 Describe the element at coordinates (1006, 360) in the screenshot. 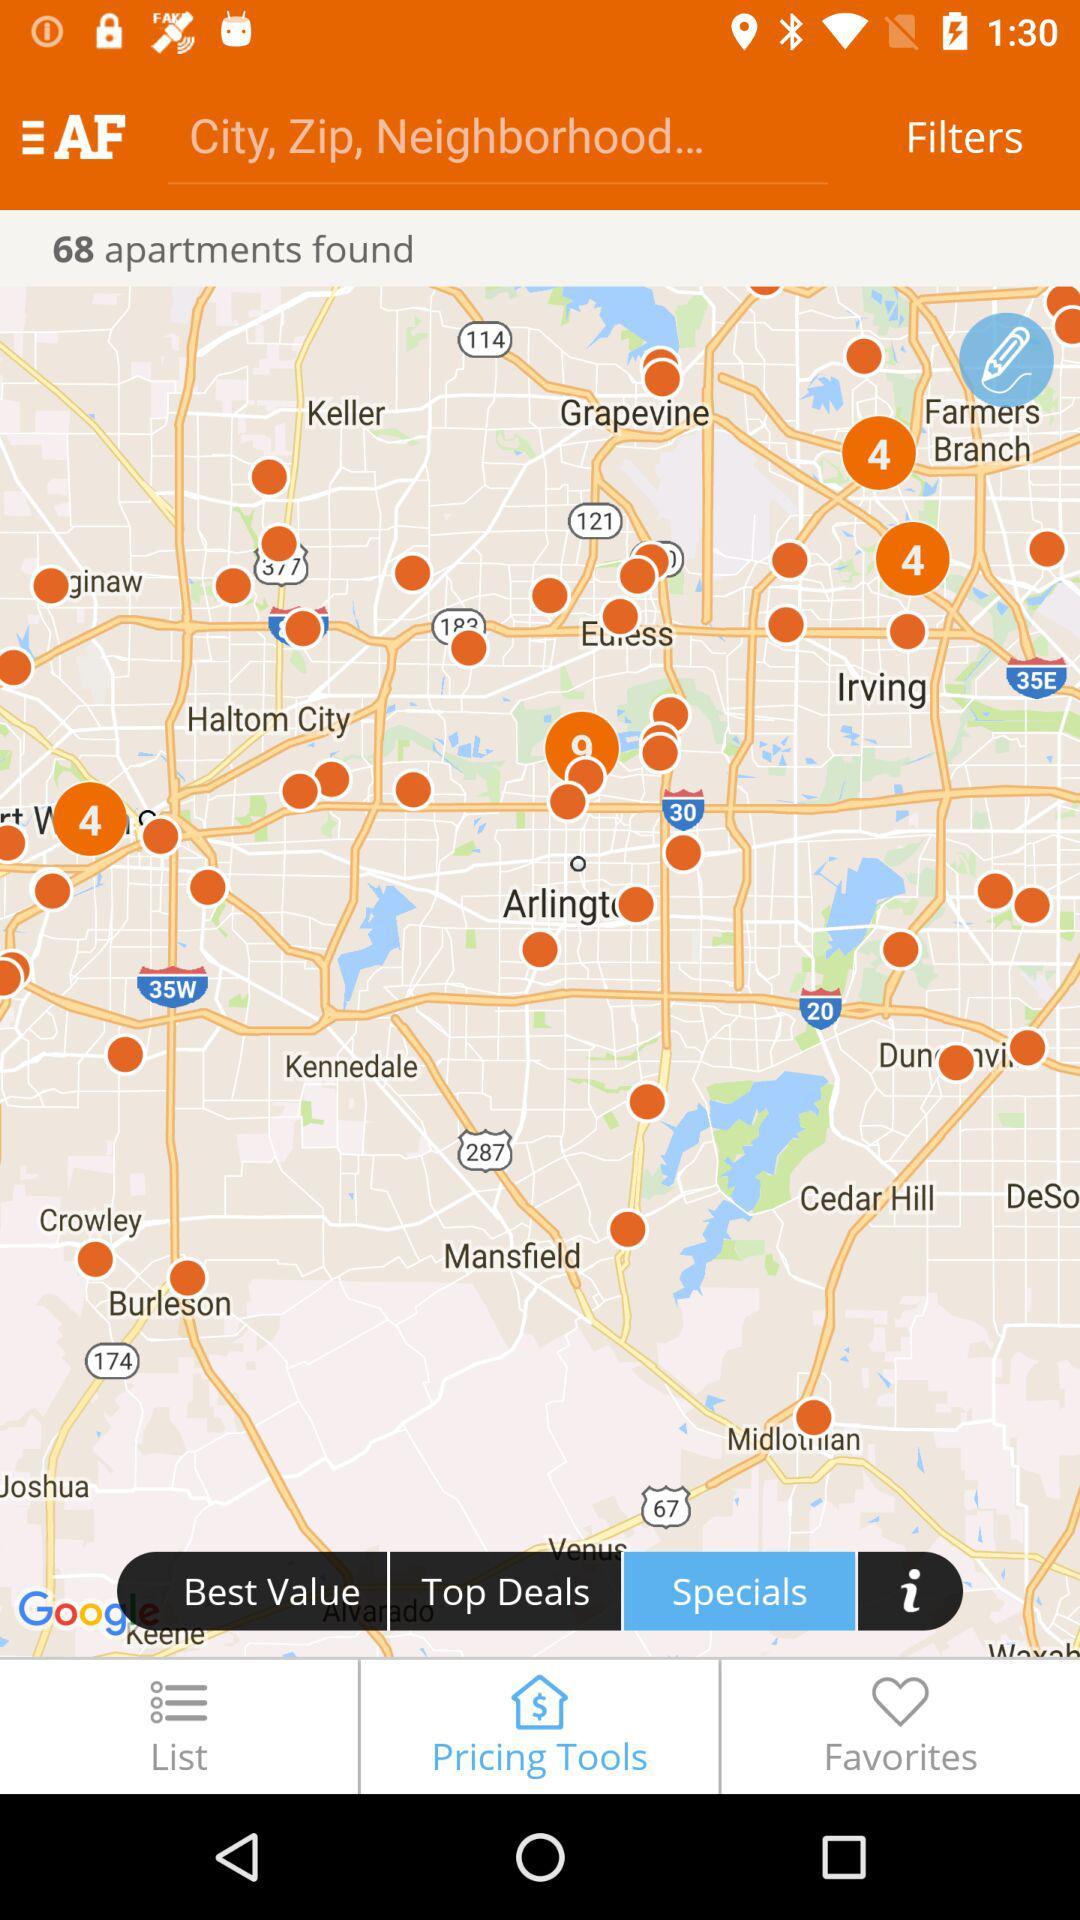

I see `the edit icon` at that location.